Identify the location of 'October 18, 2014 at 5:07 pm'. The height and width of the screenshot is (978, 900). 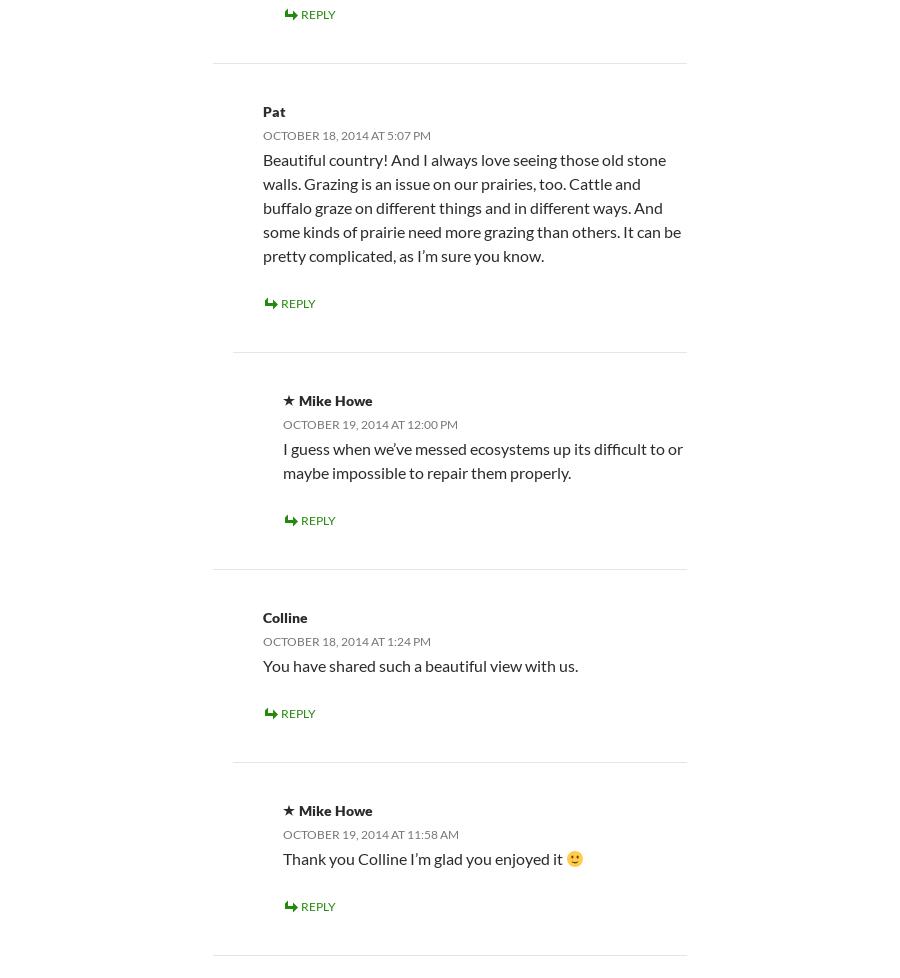
(347, 134).